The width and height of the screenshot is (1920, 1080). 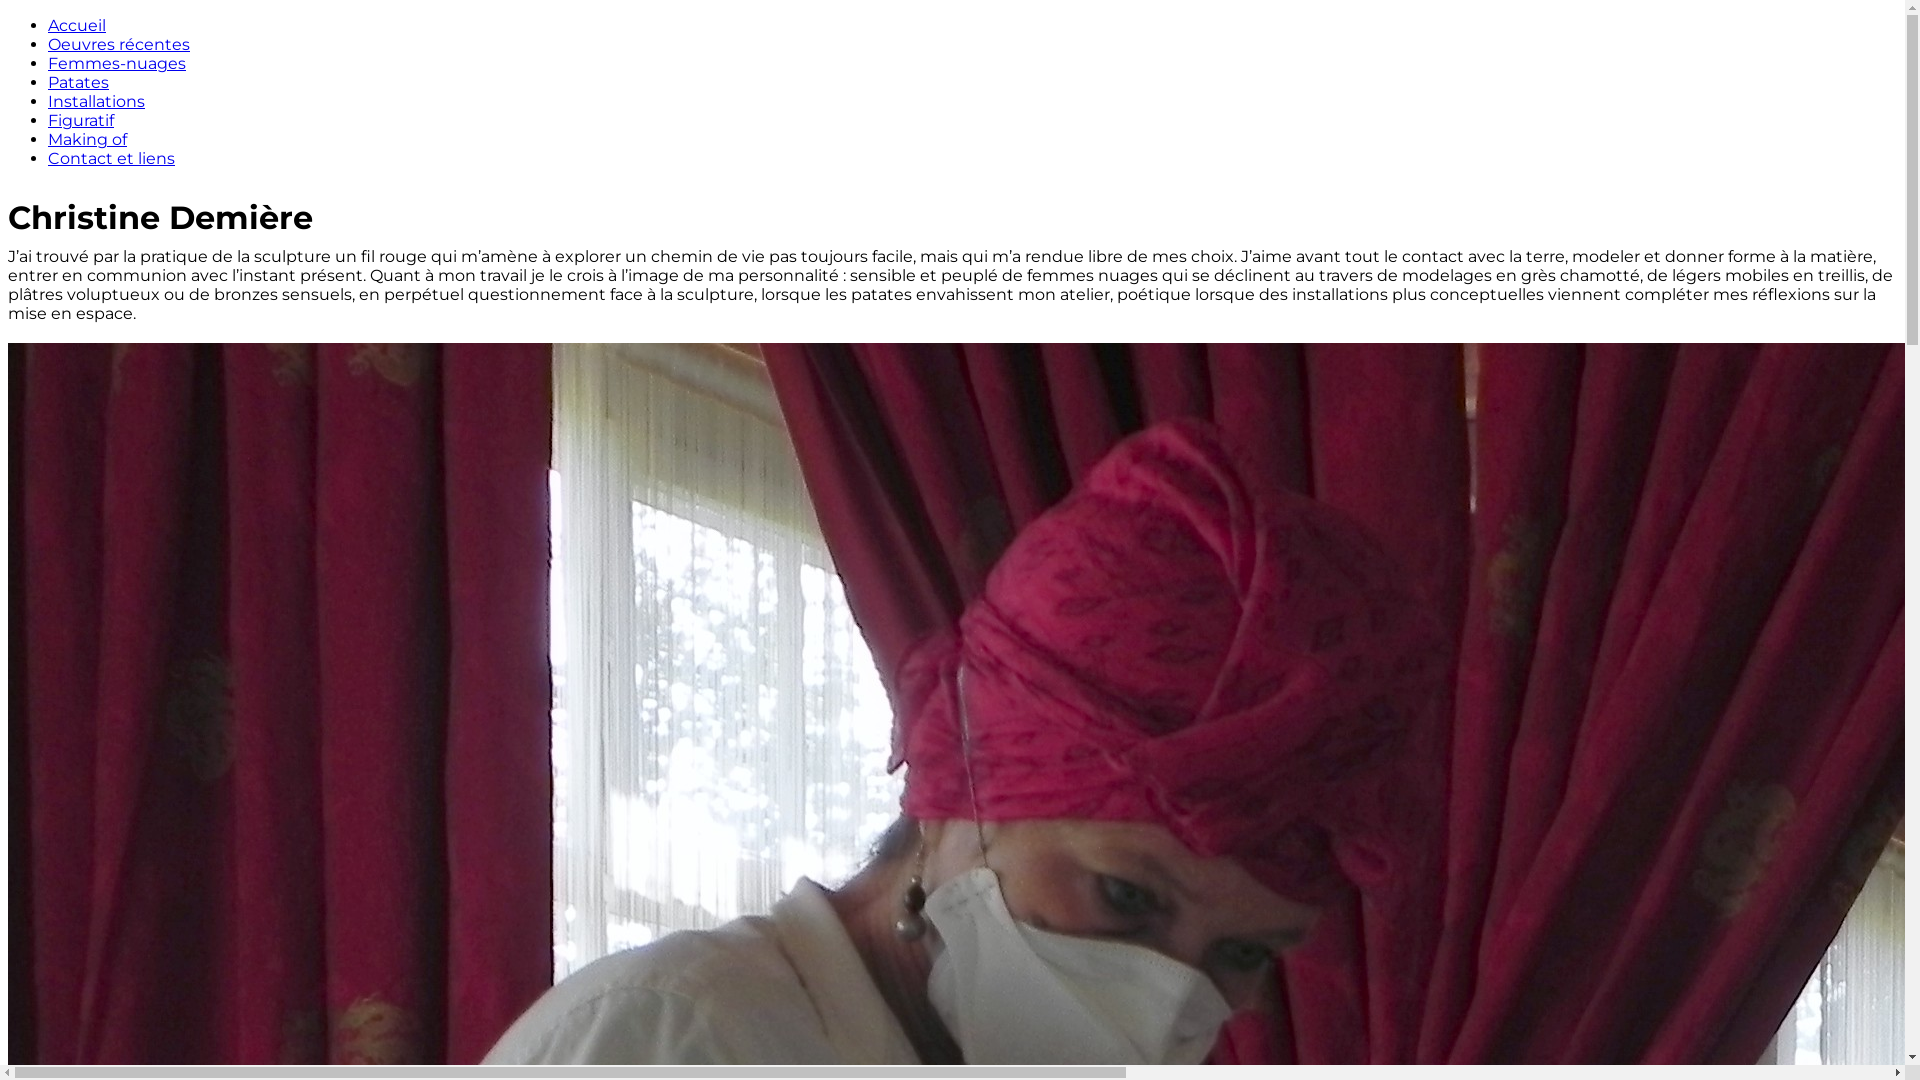 What do you see at coordinates (76, 25) in the screenshot?
I see `'Accueil'` at bounding box center [76, 25].